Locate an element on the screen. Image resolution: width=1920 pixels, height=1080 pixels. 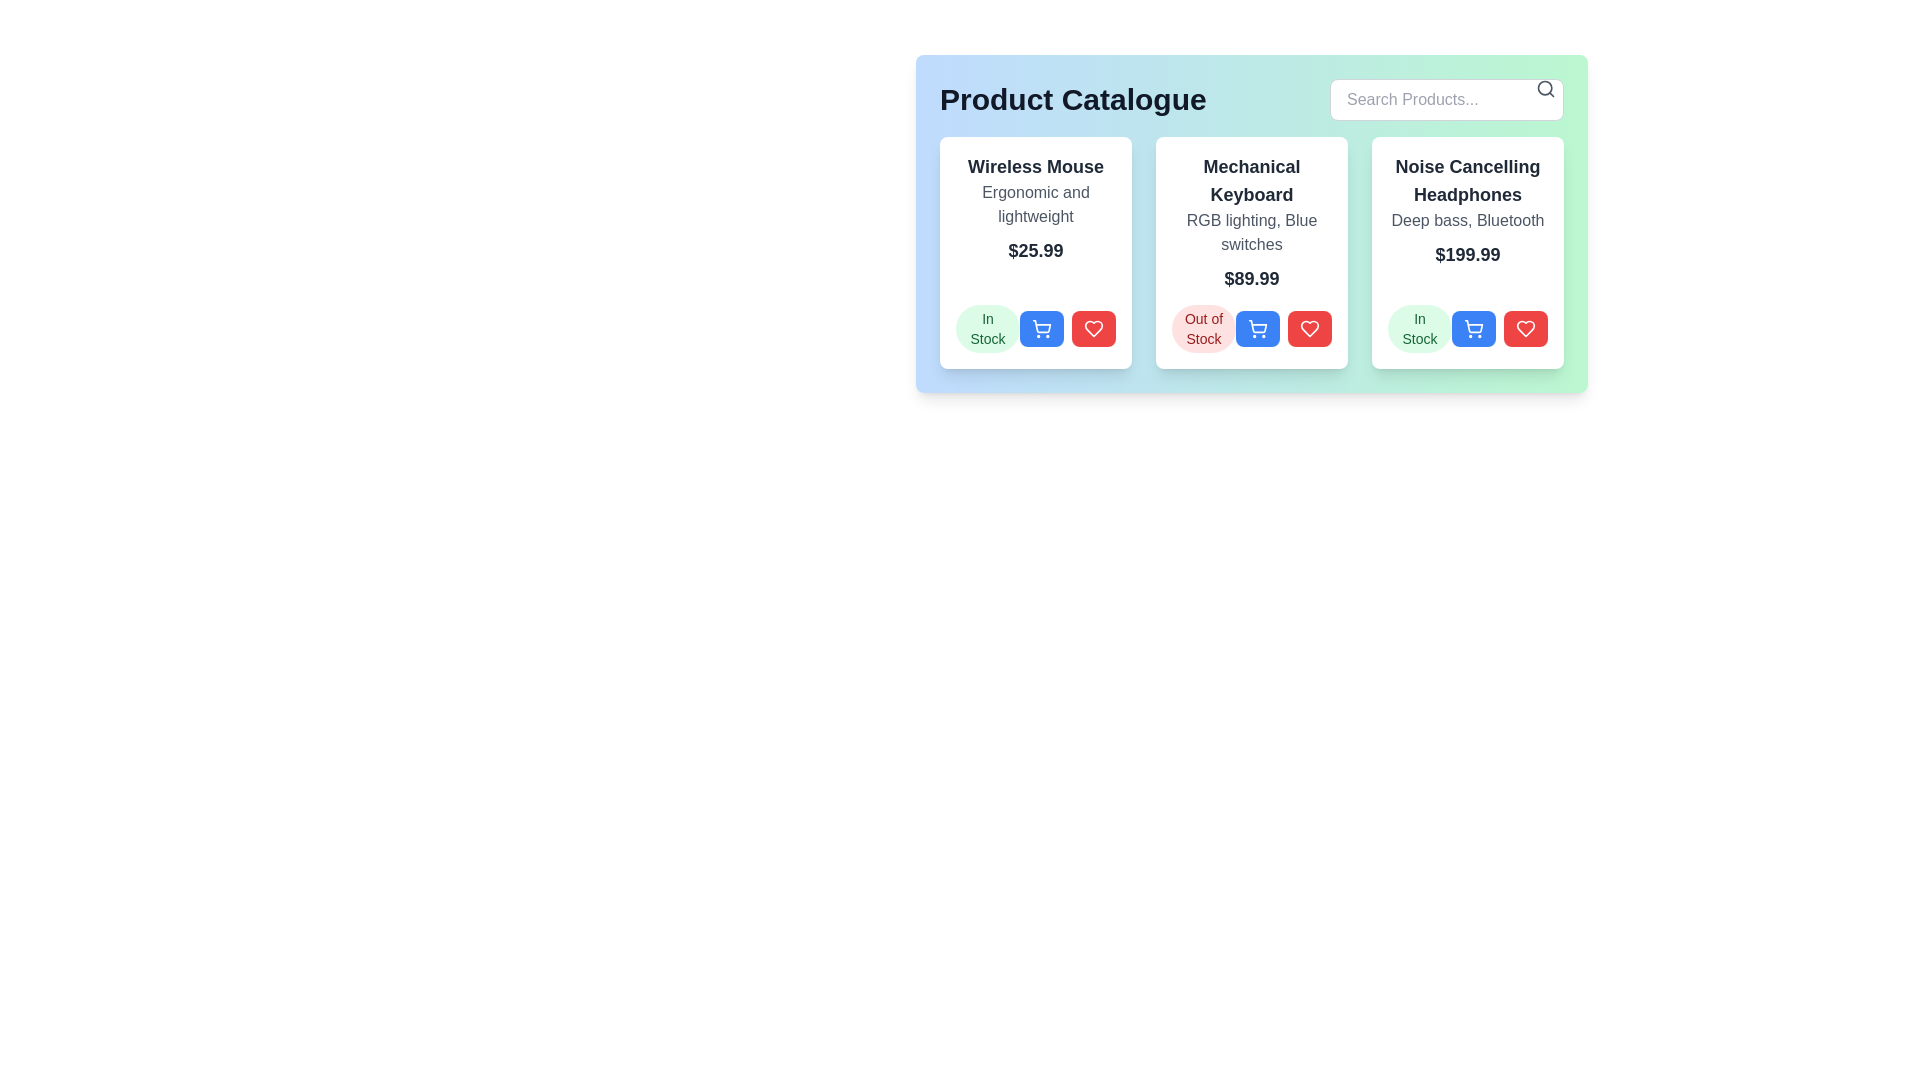
product information displayed in the textual presentation element titled 'Noise Cancelling Headphones', which includes the subtext 'Deep bass, Bluetooth' and the price label '$199.99' is located at coordinates (1468, 211).